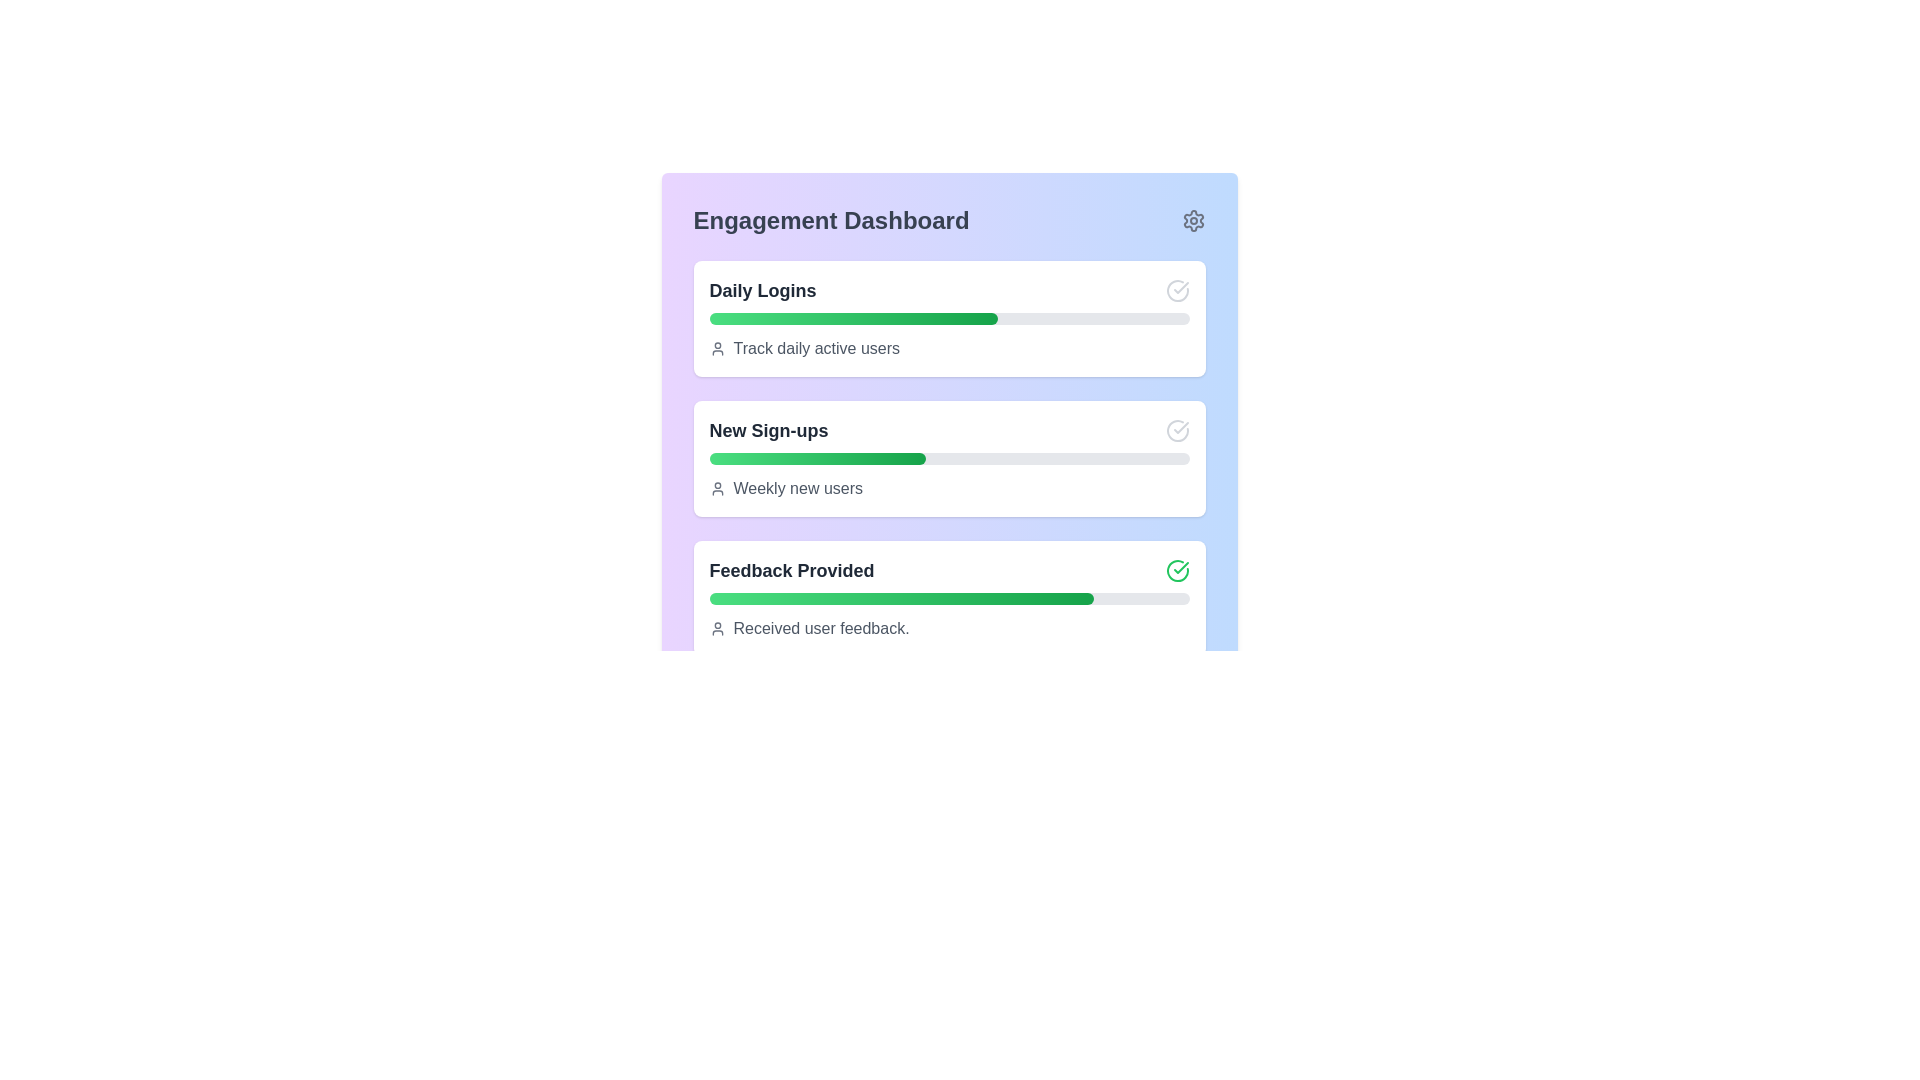 The image size is (1920, 1080). I want to click on the checkmark icon enclosed within a circle, so click(1180, 427).